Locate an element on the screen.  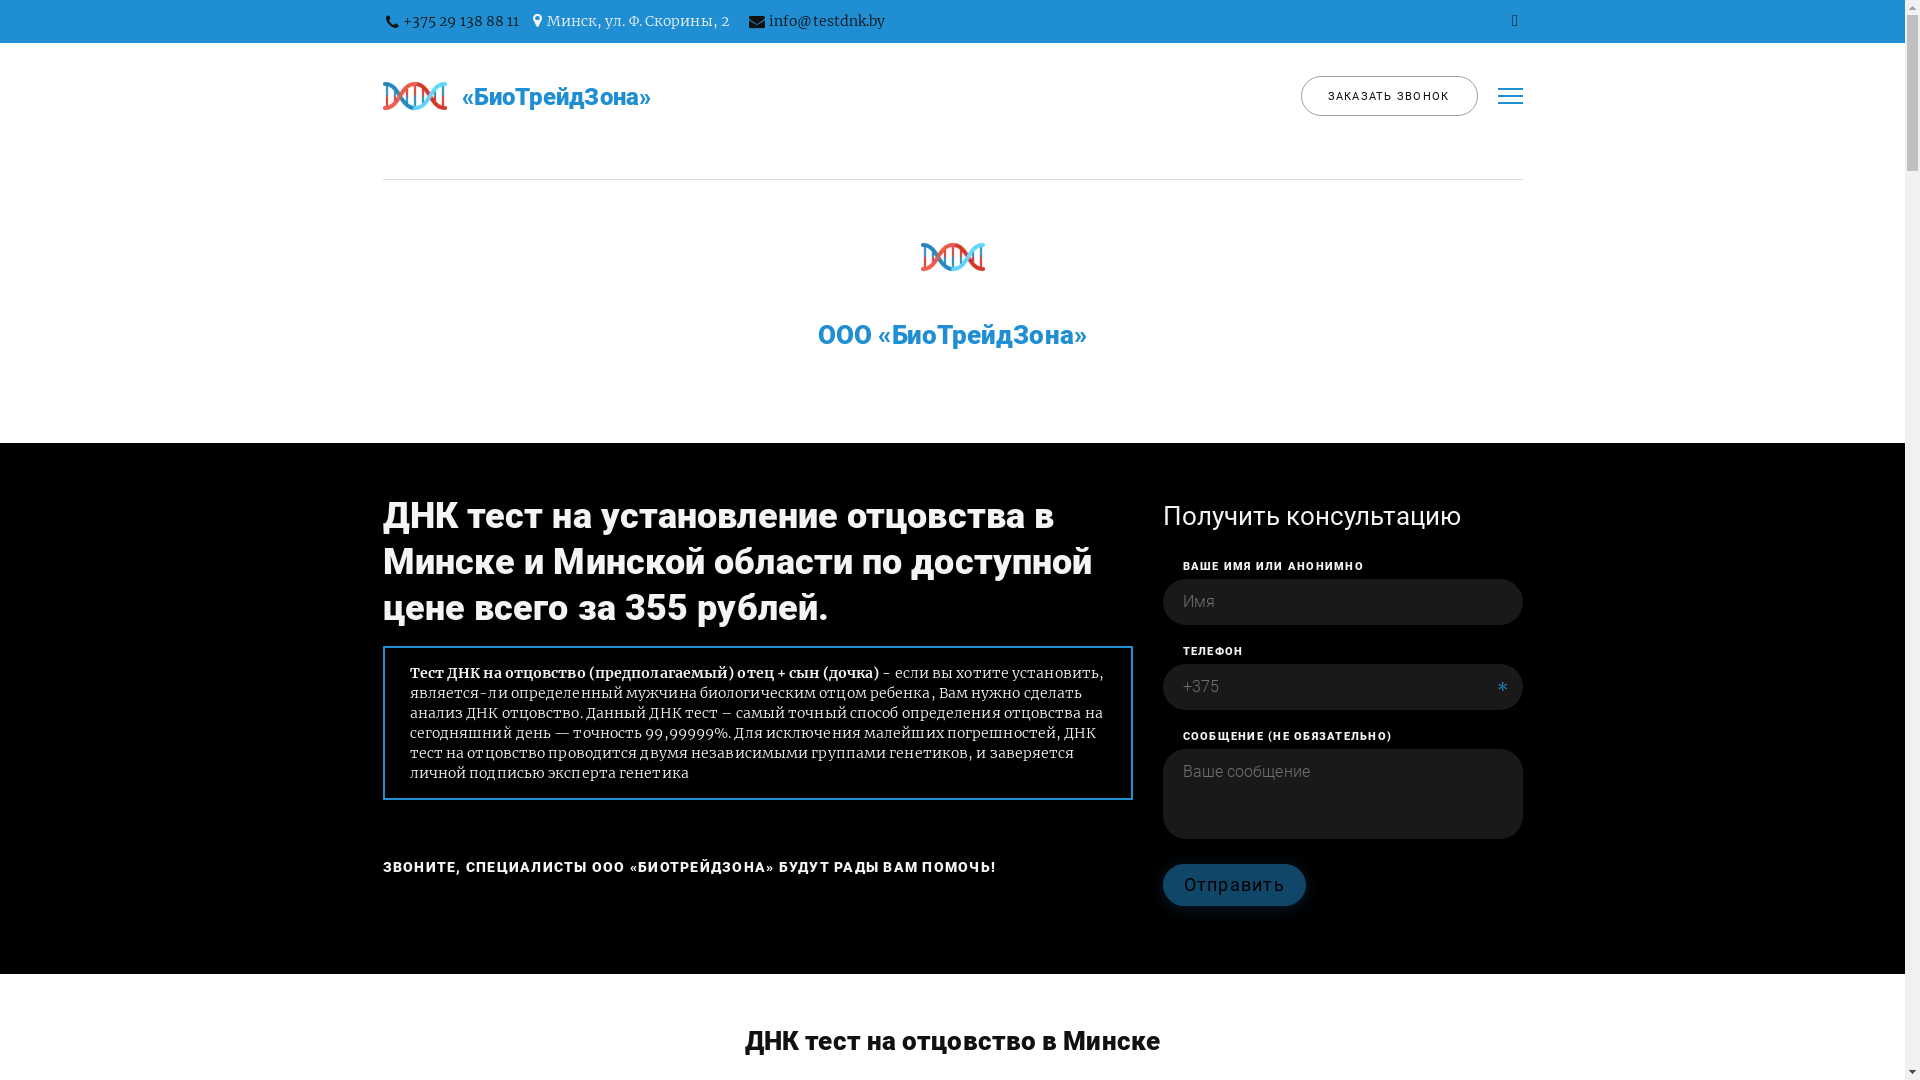
'+375 29 138 88 11' is located at coordinates (460, 20).